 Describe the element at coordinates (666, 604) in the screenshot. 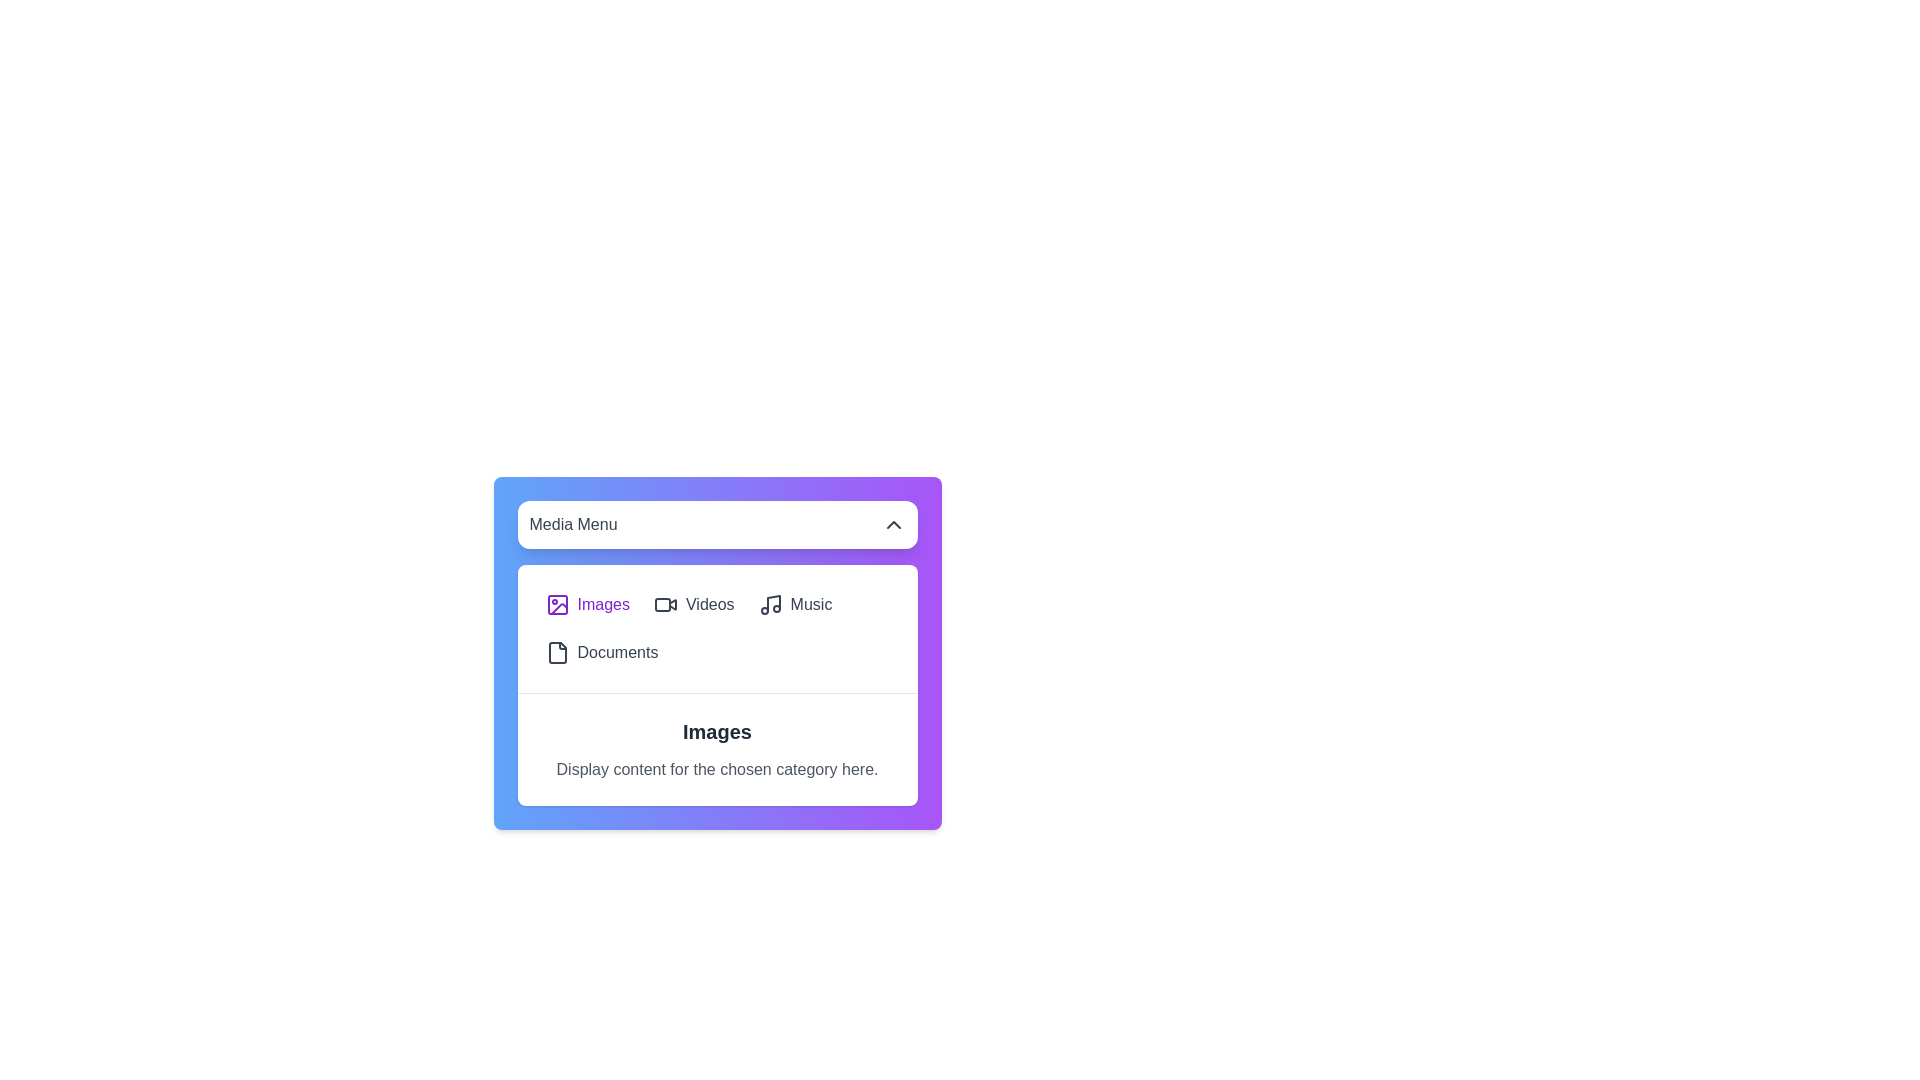

I see `the video camera icon located in the 'Videos' button of the 'Media Menu' interface` at that location.